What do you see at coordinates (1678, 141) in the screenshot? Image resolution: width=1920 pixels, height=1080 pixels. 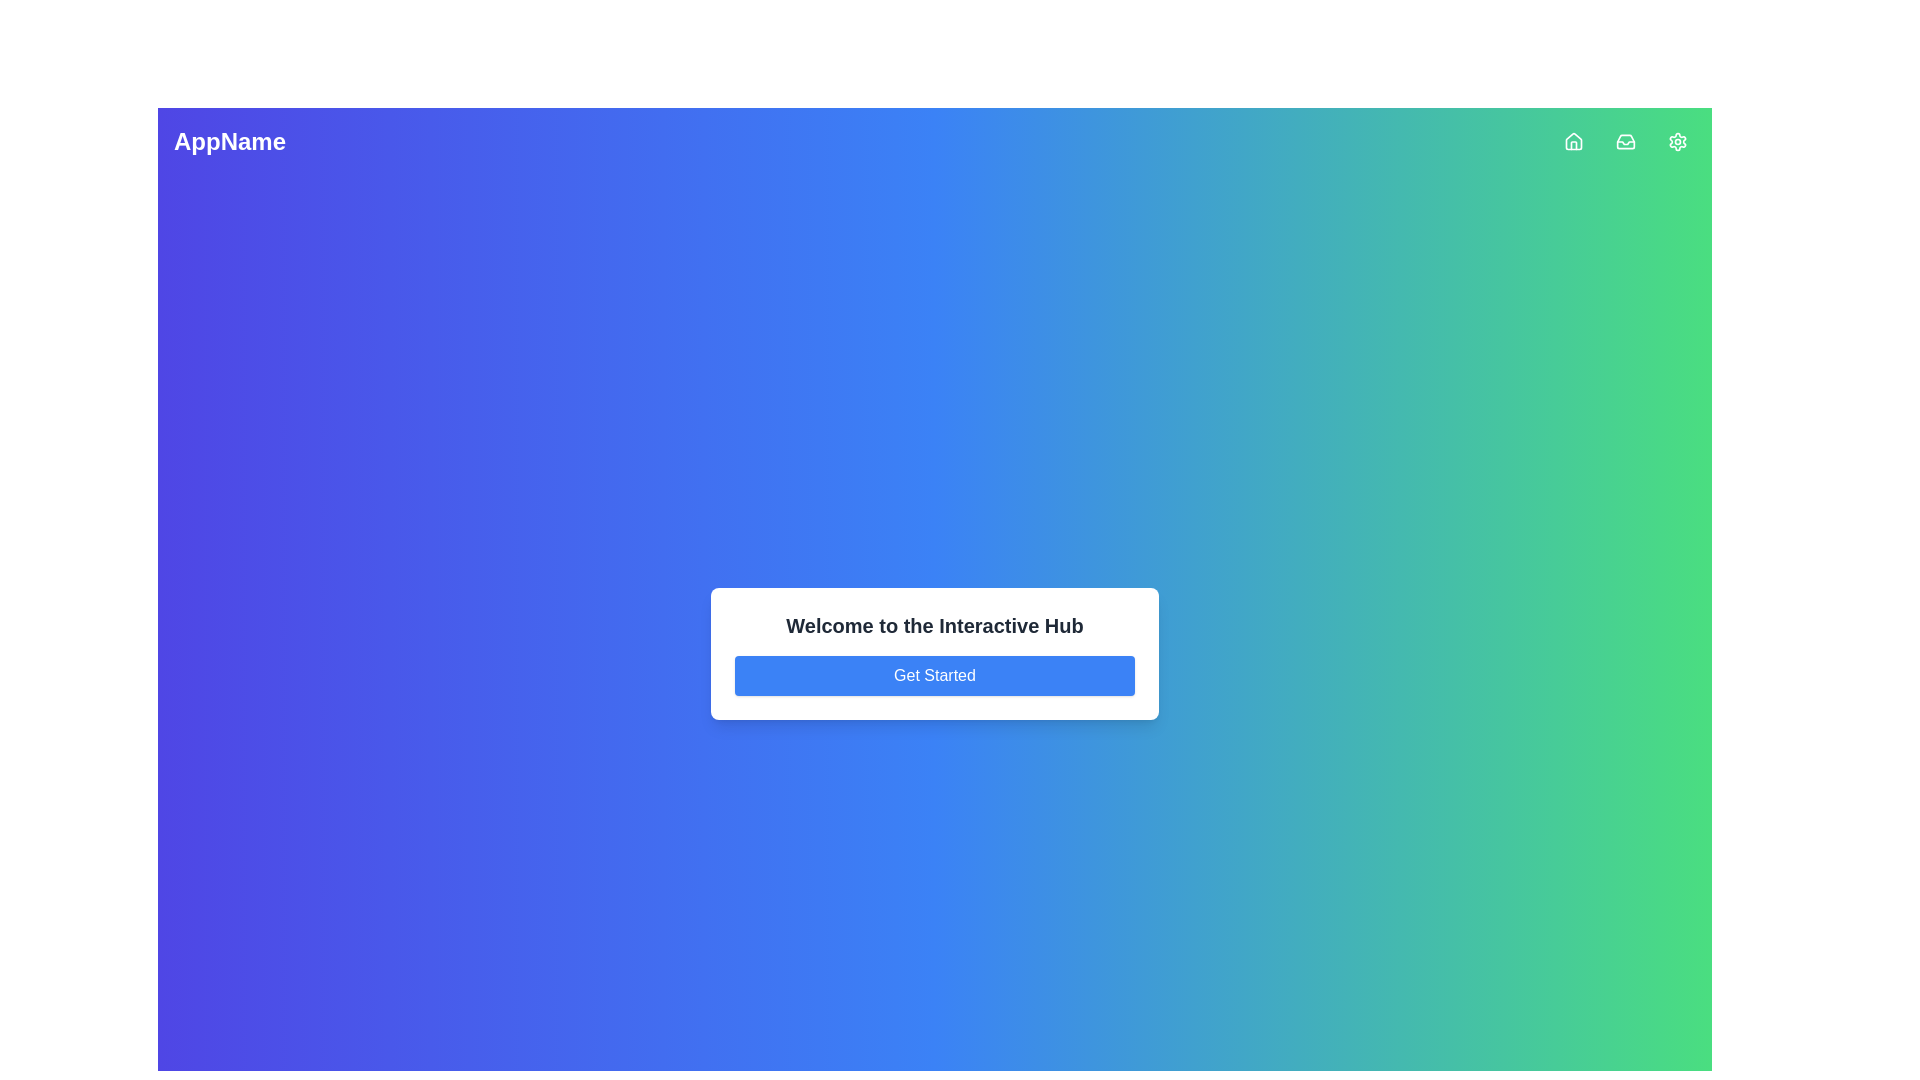 I see `the gear icon button located` at bounding box center [1678, 141].